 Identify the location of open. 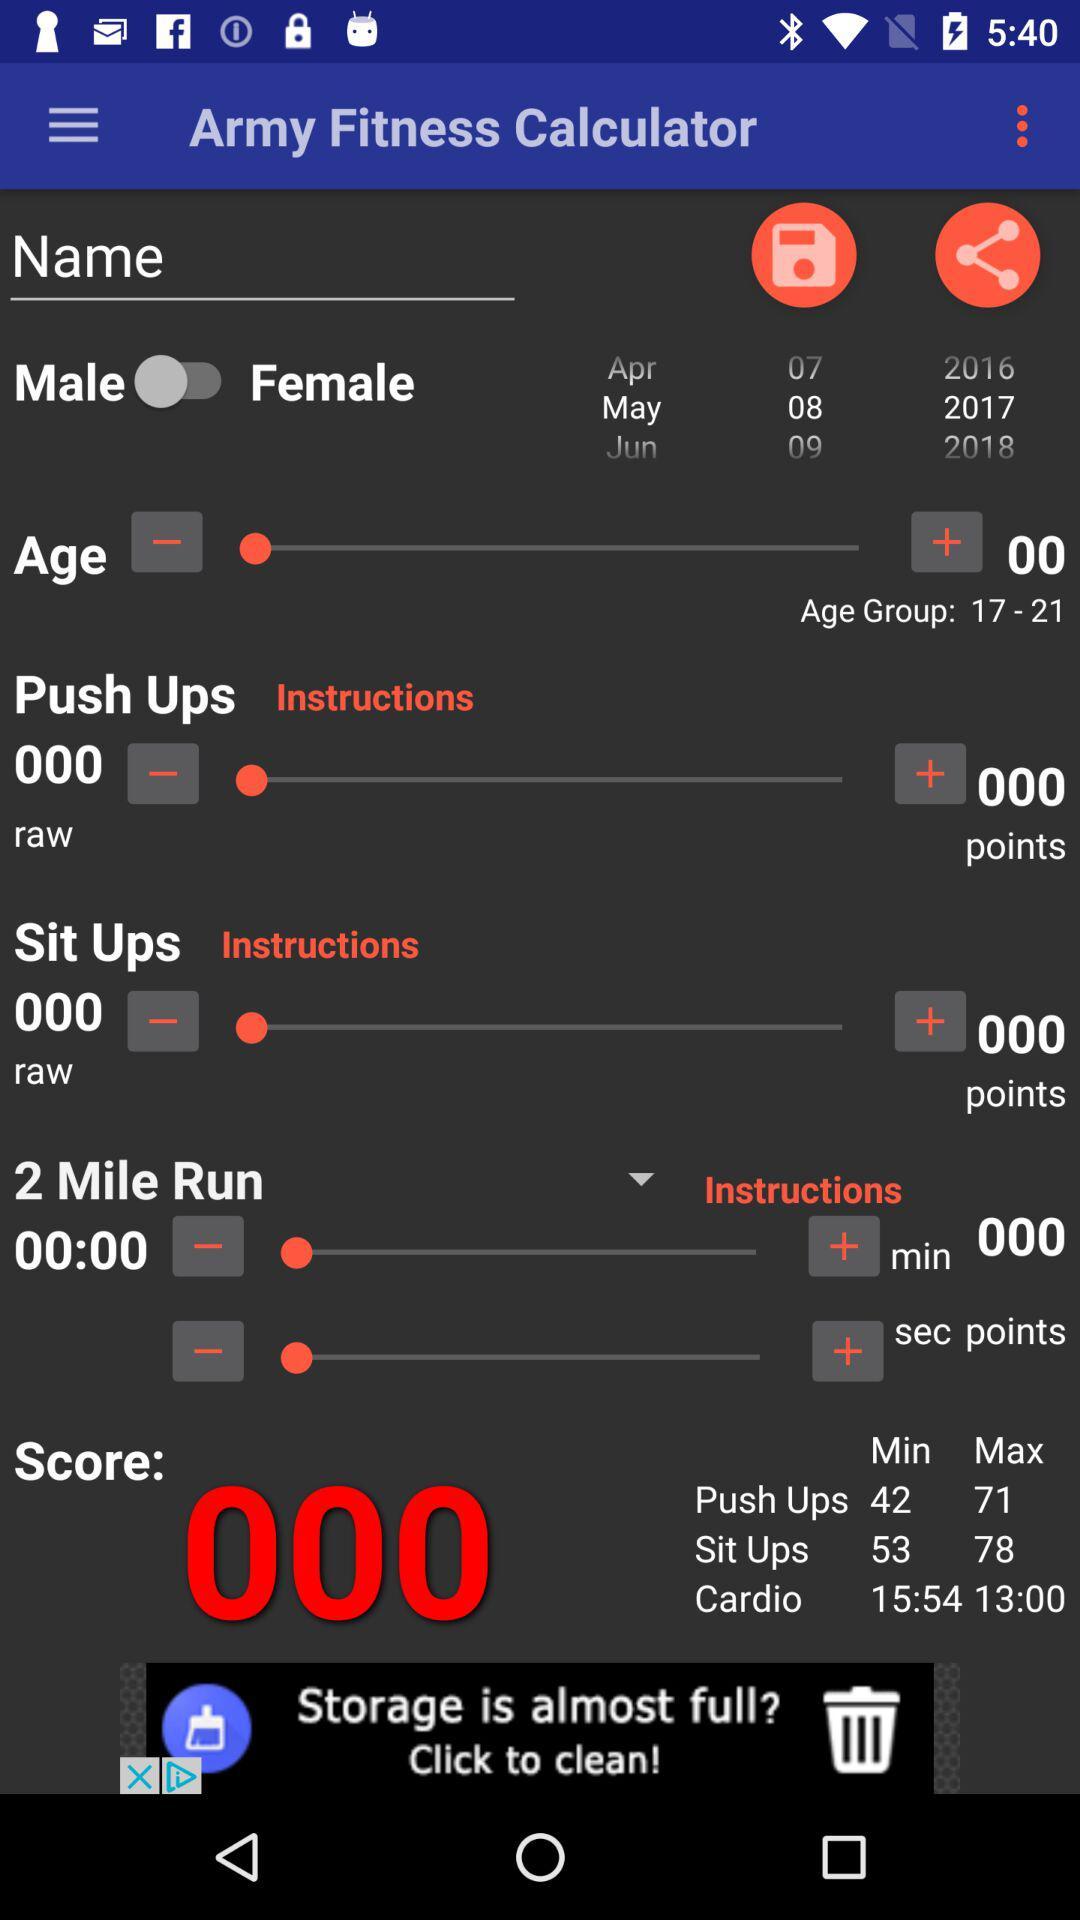
(540, 1727).